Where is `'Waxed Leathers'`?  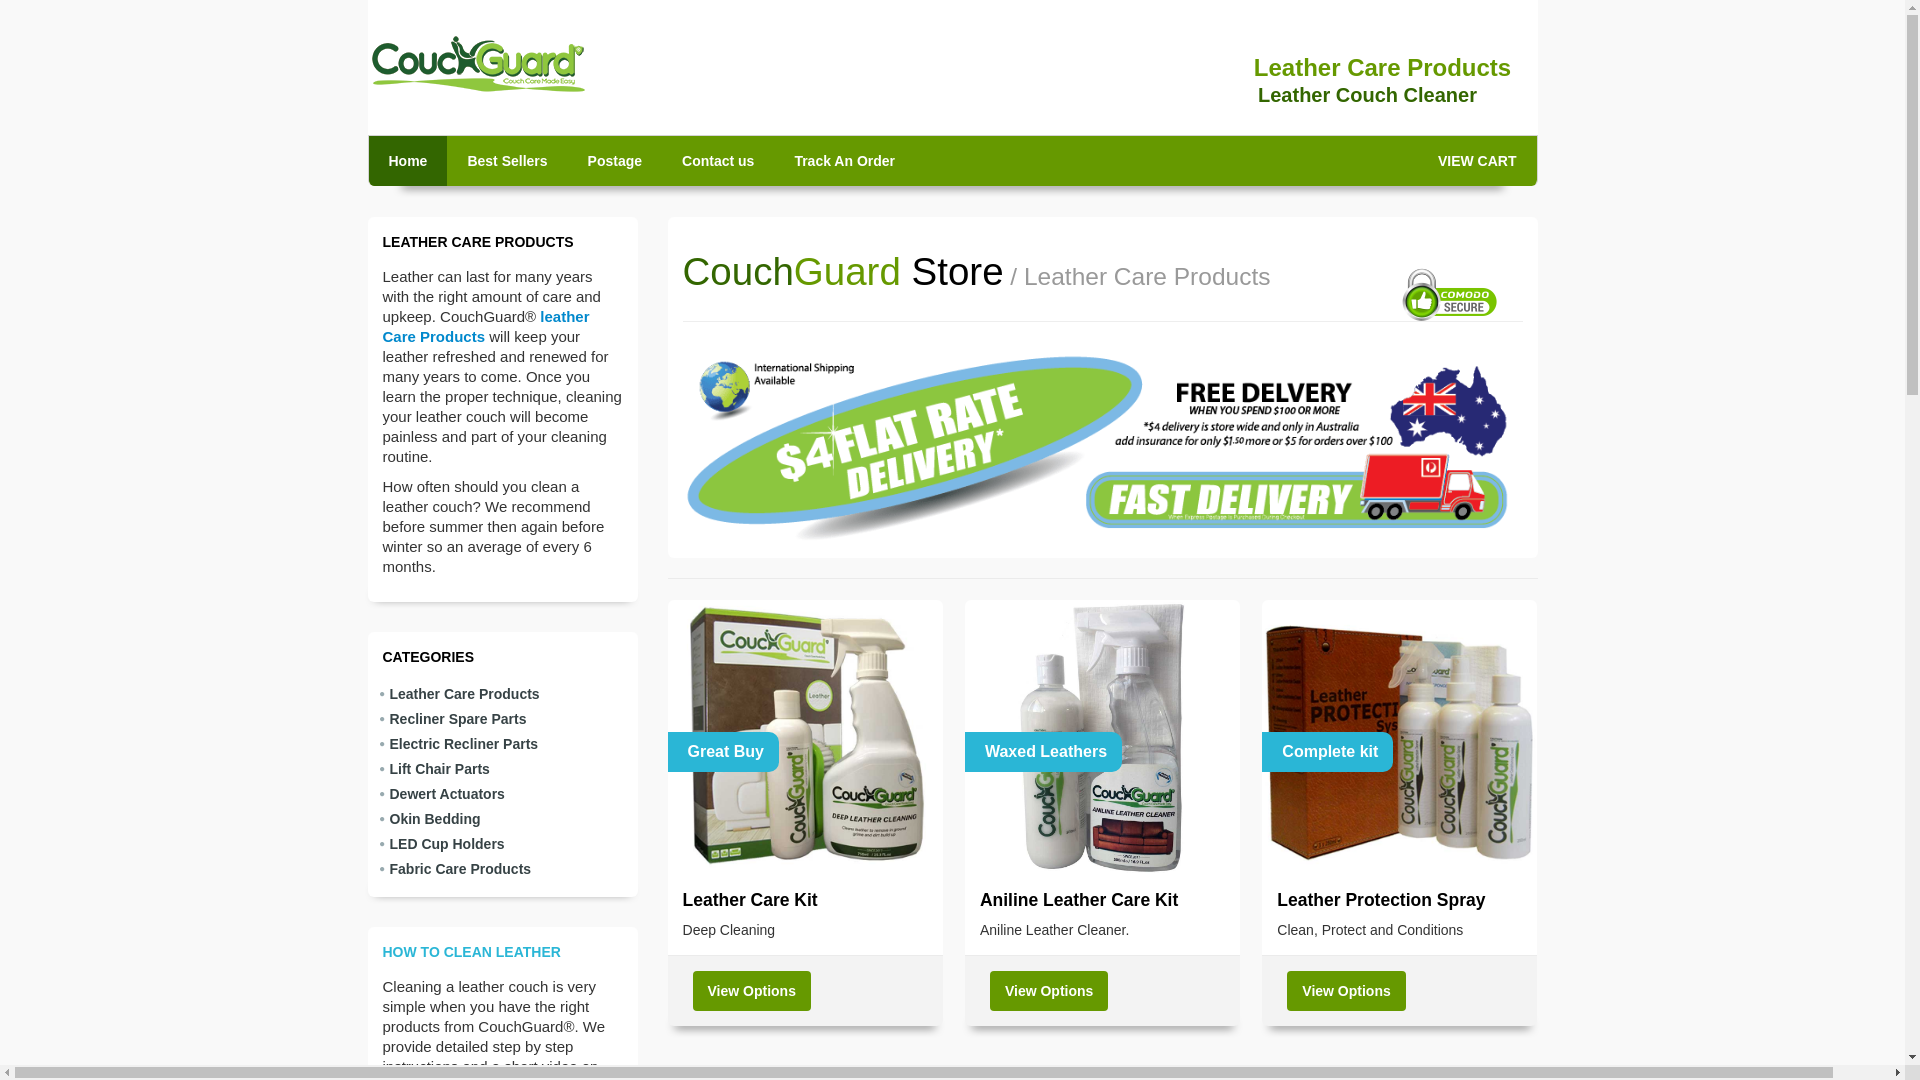
'Waxed Leathers' is located at coordinates (1101, 737).